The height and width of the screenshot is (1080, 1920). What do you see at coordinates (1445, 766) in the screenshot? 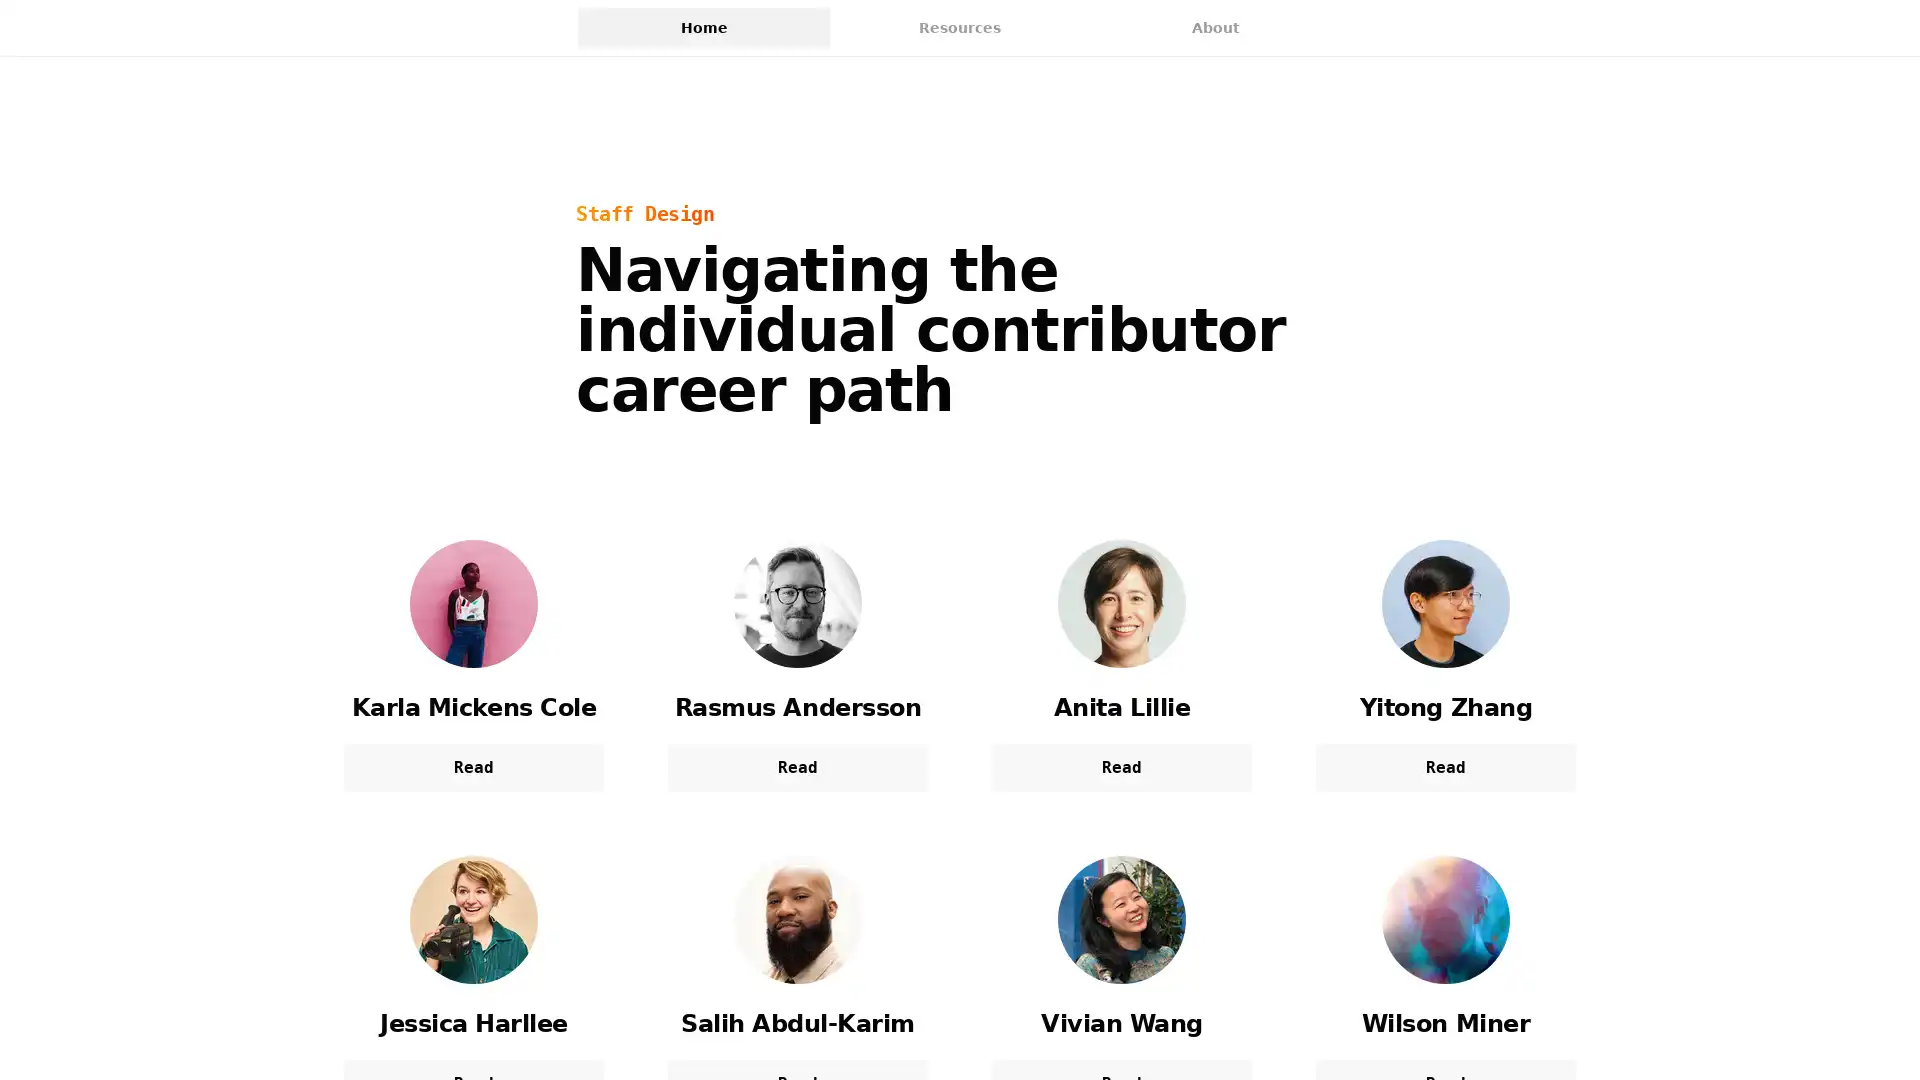
I see `Read` at bounding box center [1445, 766].